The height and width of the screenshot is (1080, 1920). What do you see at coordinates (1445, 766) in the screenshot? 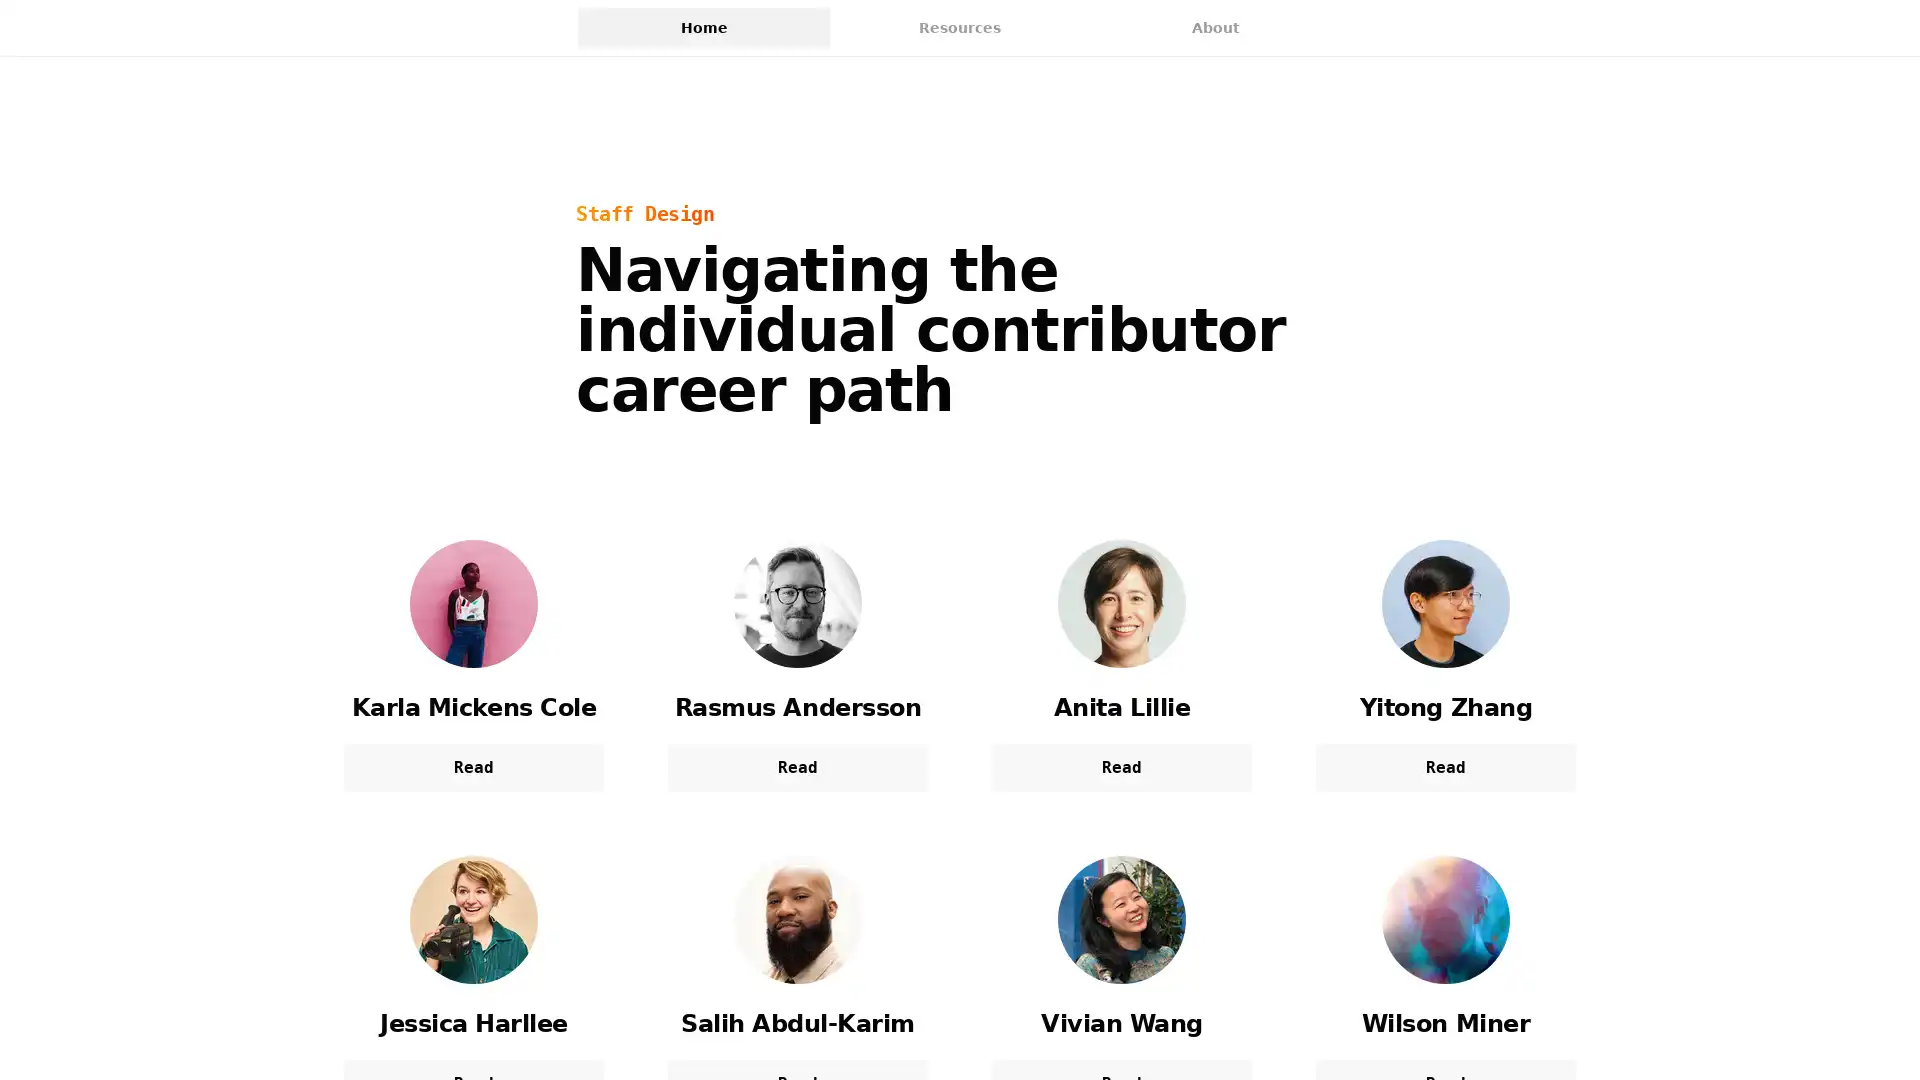
I see `Read` at bounding box center [1445, 766].